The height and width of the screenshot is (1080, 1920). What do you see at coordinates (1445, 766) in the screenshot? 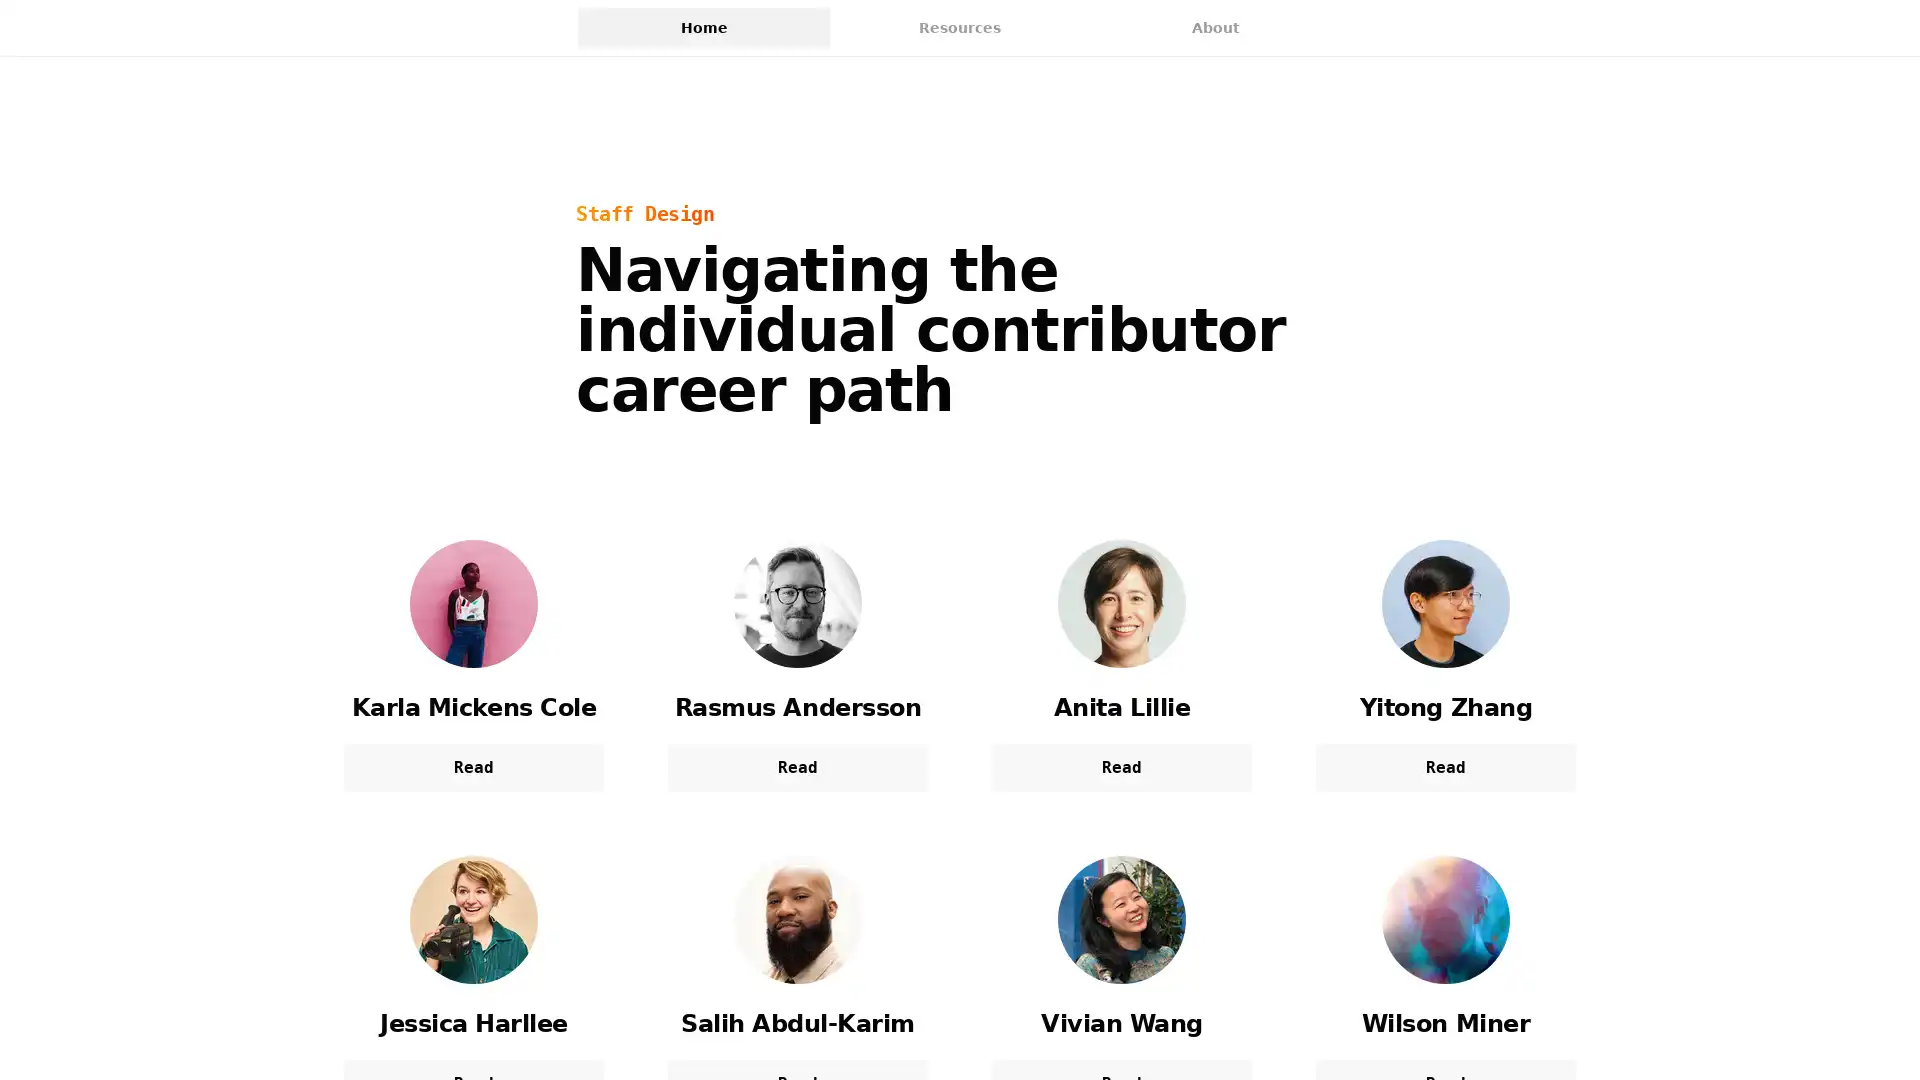
I see `Read` at bounding box center [1445, 766].